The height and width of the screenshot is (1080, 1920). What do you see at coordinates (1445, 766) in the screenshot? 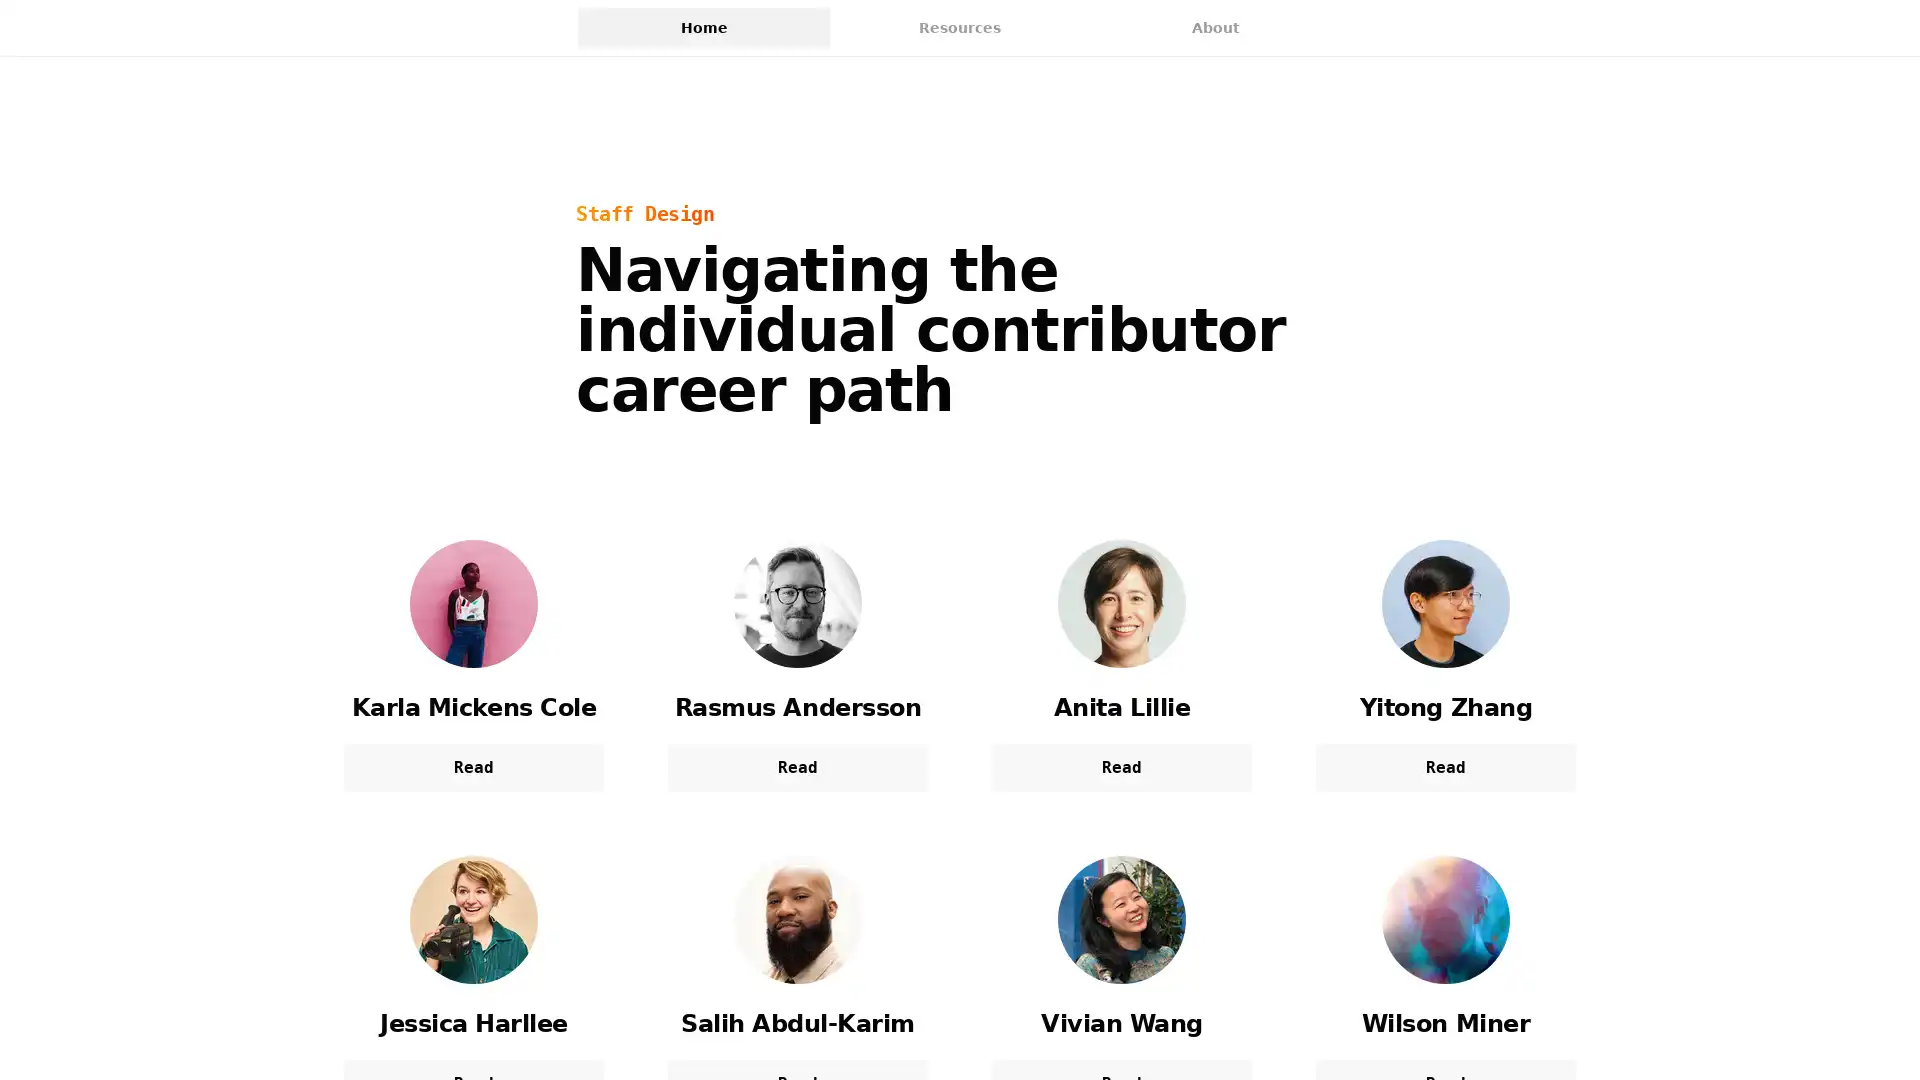
I see `Read` at bounding box center [1445, 766].